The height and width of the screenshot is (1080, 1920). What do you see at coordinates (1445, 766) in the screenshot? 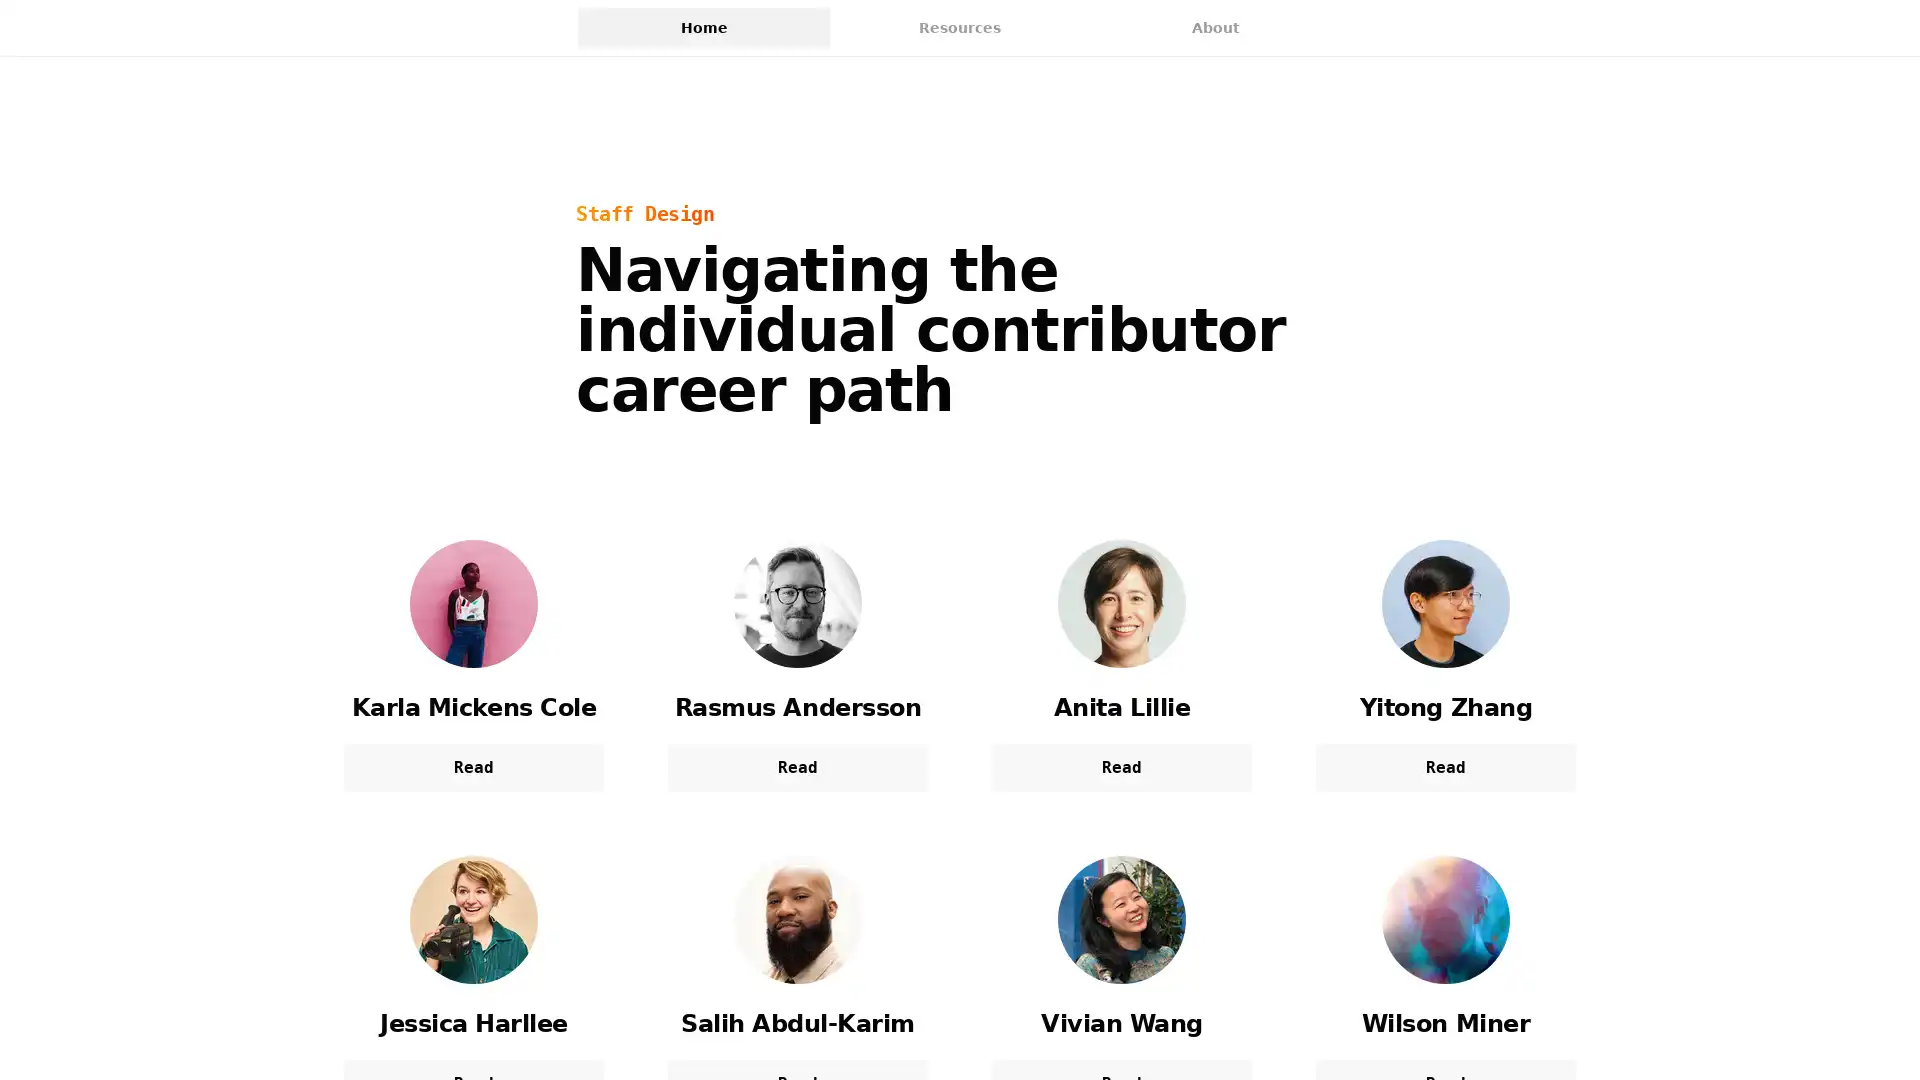
I see `Read` at bounding box center [1445, 766].